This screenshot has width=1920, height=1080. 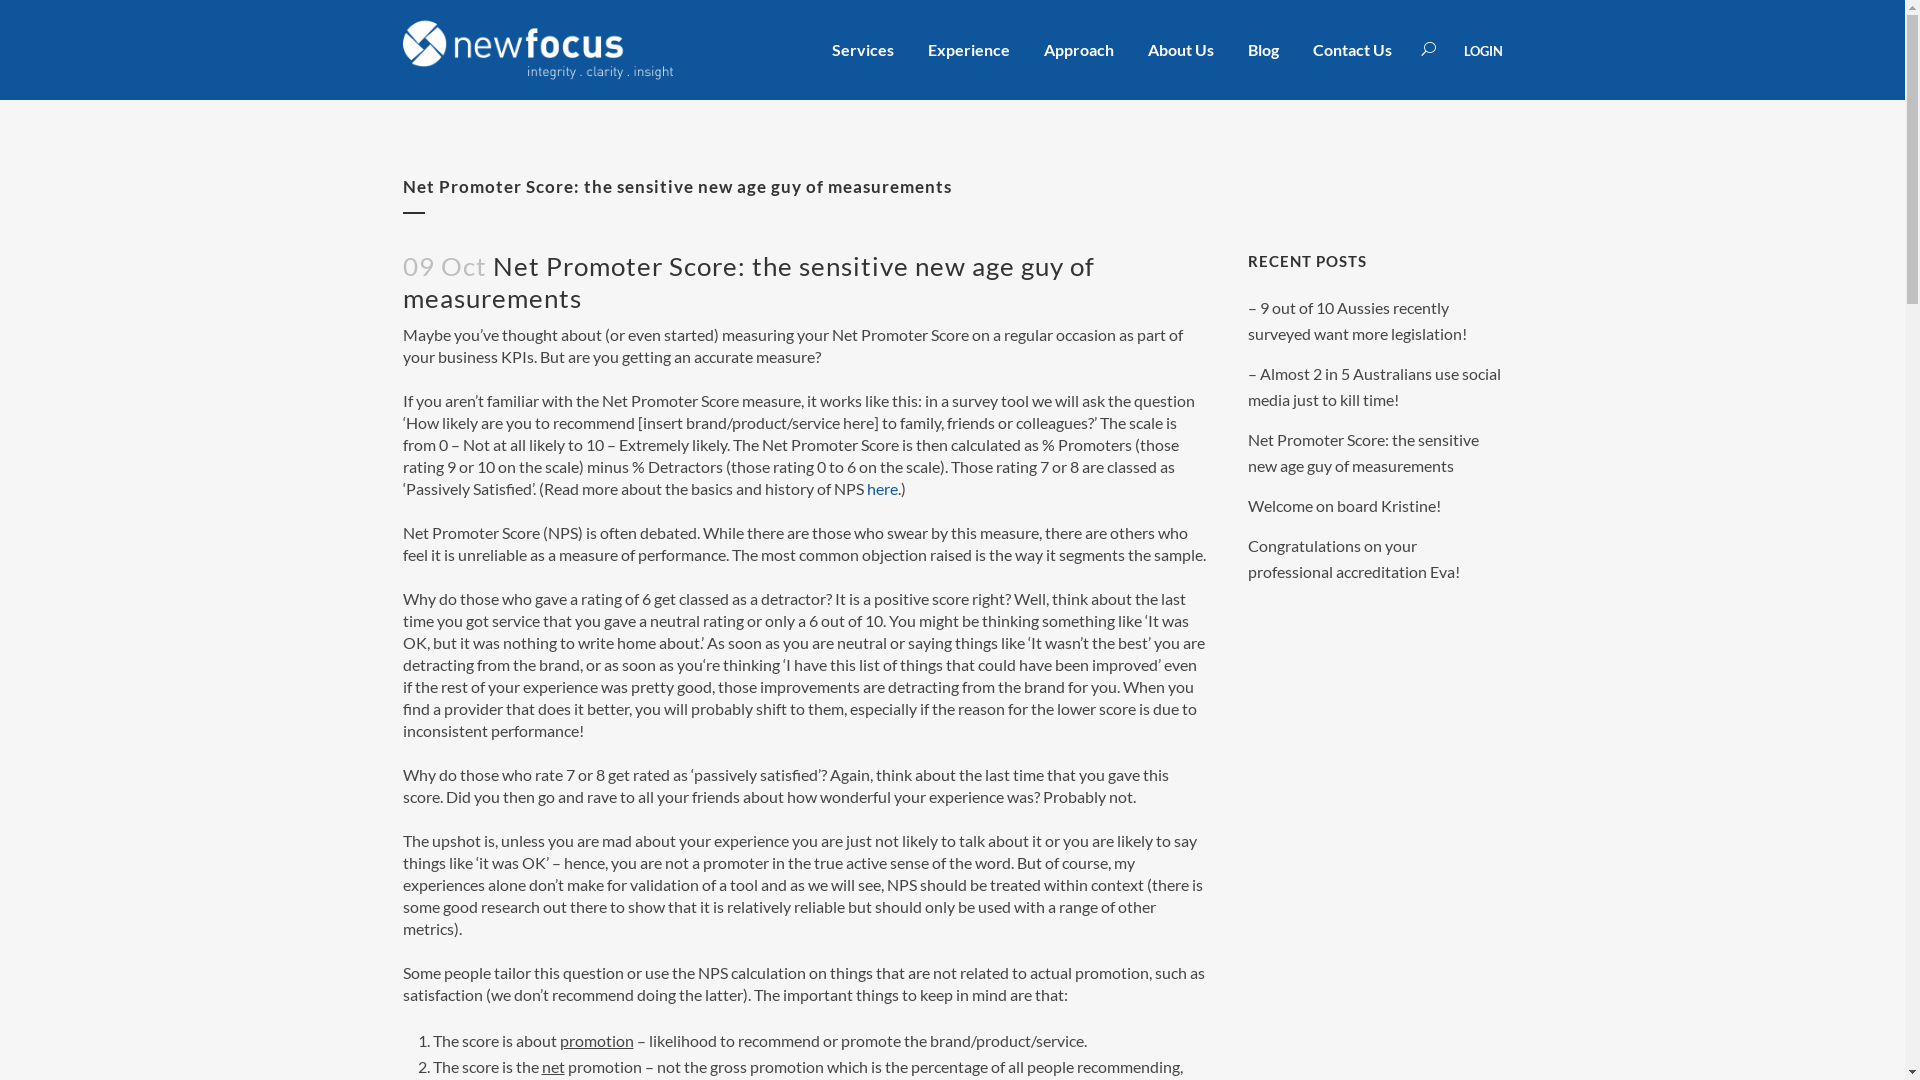 I want to click on 'here', so click(x=865, y=488).